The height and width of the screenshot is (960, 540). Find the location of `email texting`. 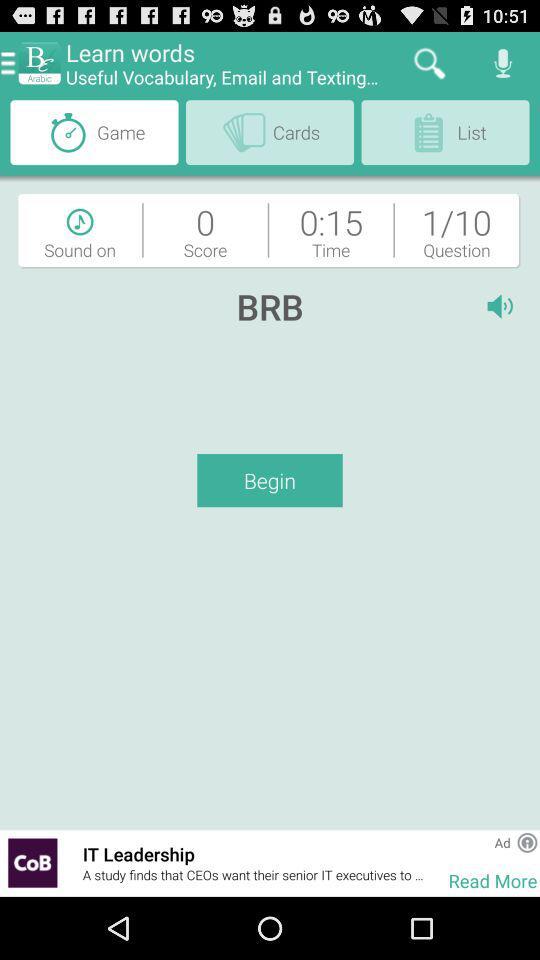

email texting is located at coordinates (31, 862).